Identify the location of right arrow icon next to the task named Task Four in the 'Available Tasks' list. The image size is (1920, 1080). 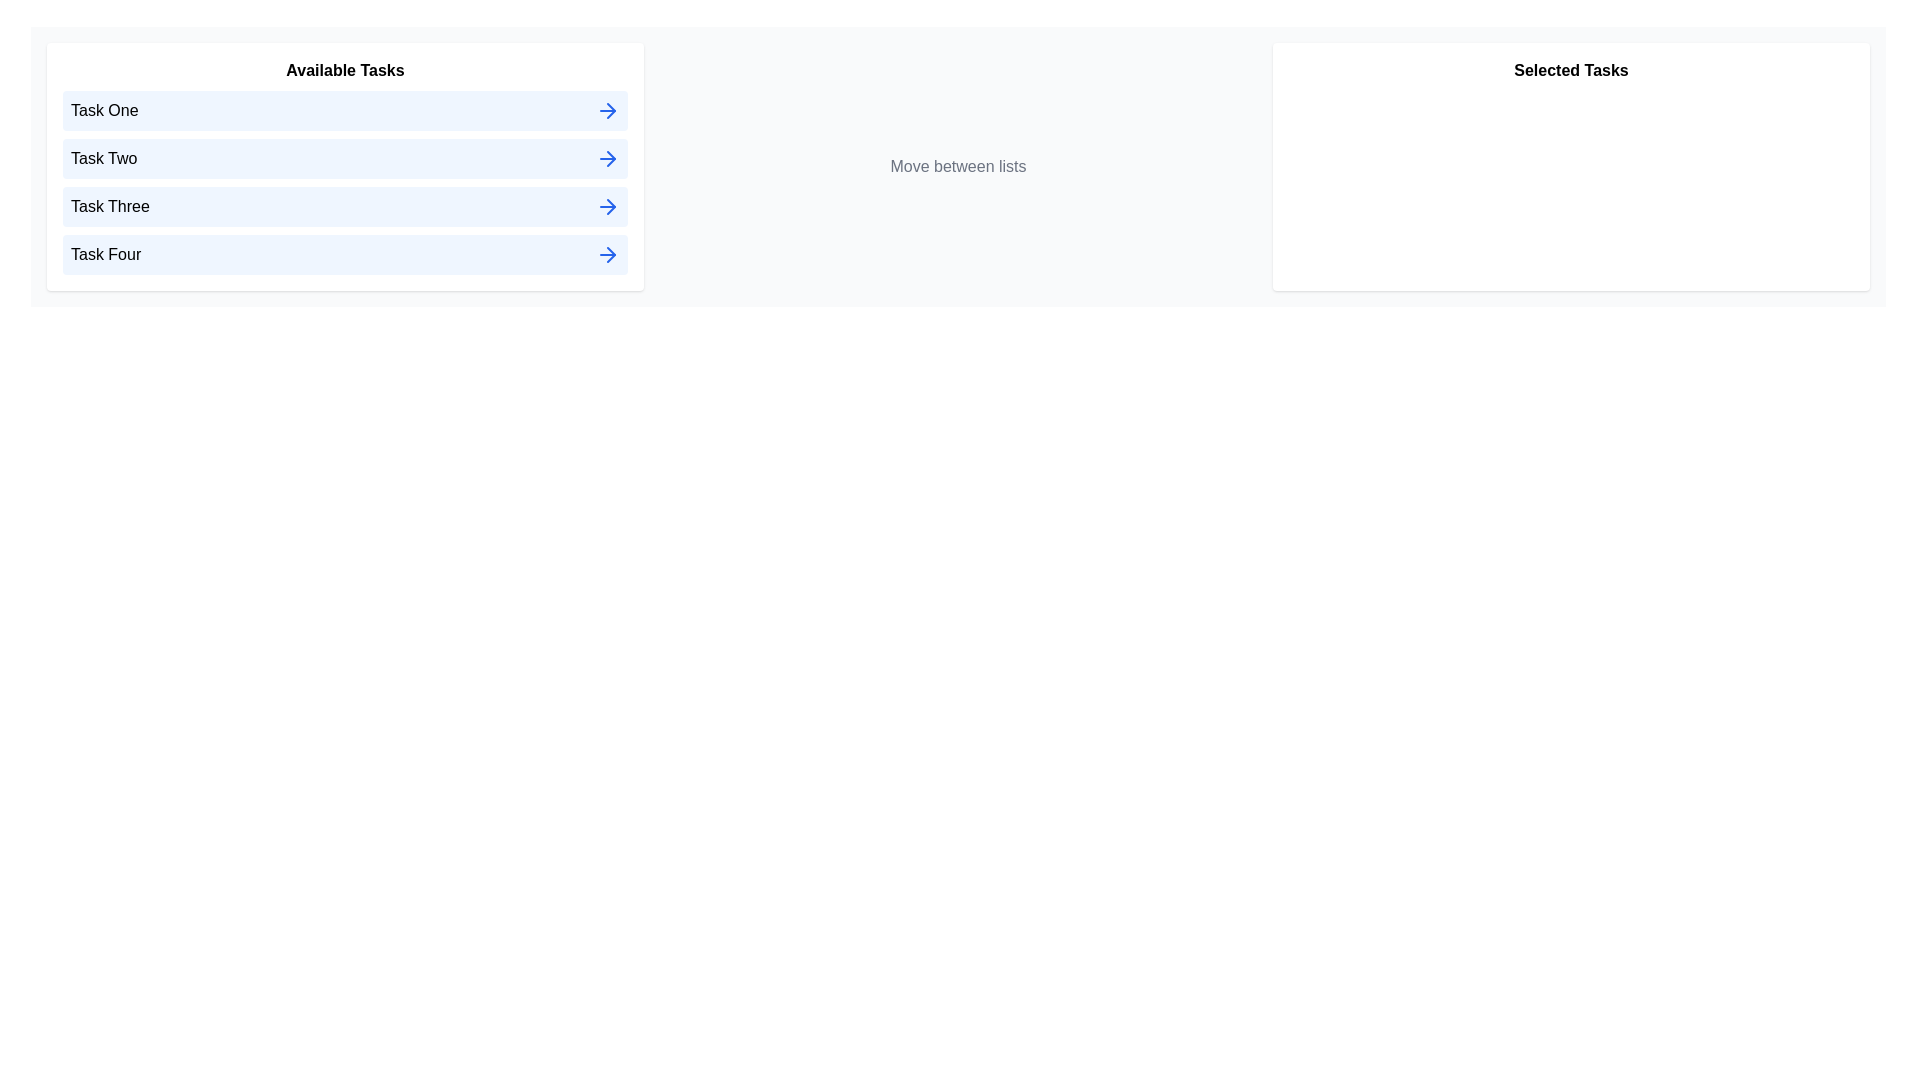
(607, 253).